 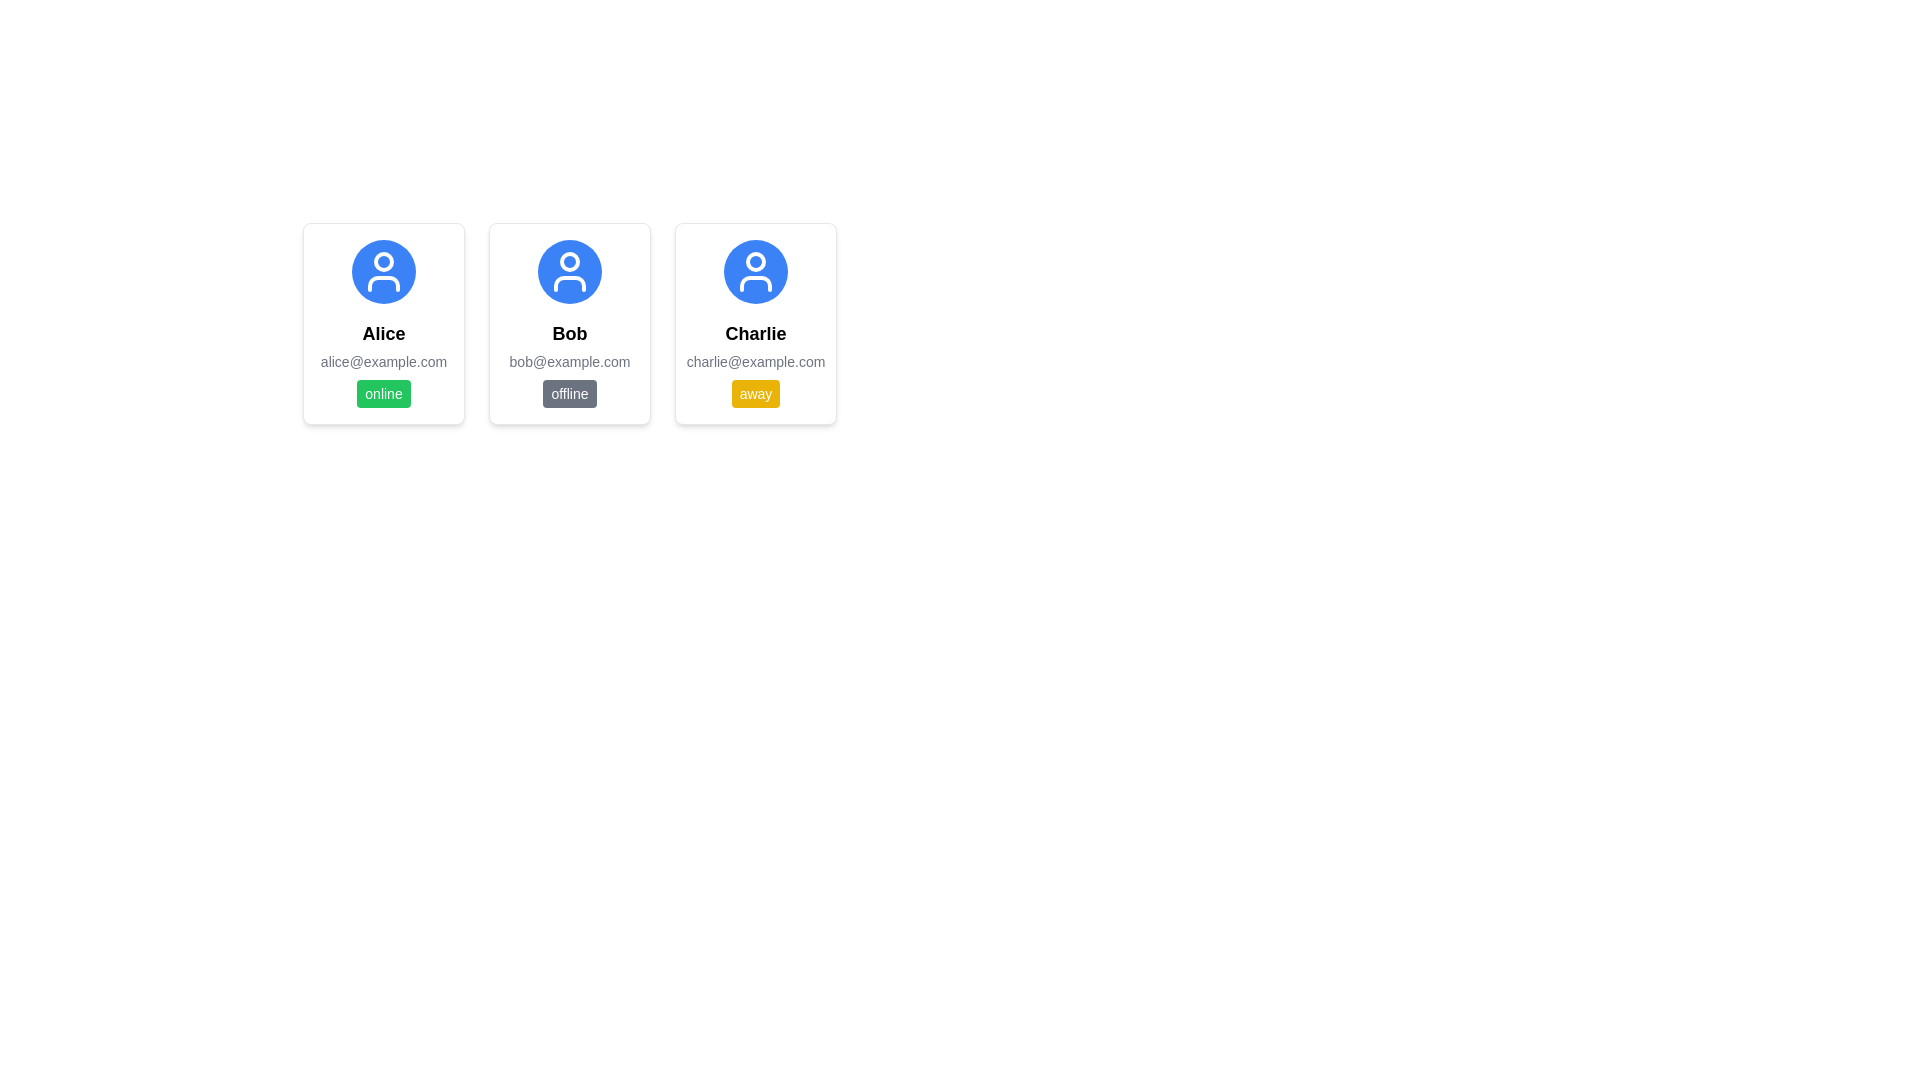 I want to click on the circular blue button with a white user icon that is located above the text 'Alice' in the card layout, so click(x=384, y=272).